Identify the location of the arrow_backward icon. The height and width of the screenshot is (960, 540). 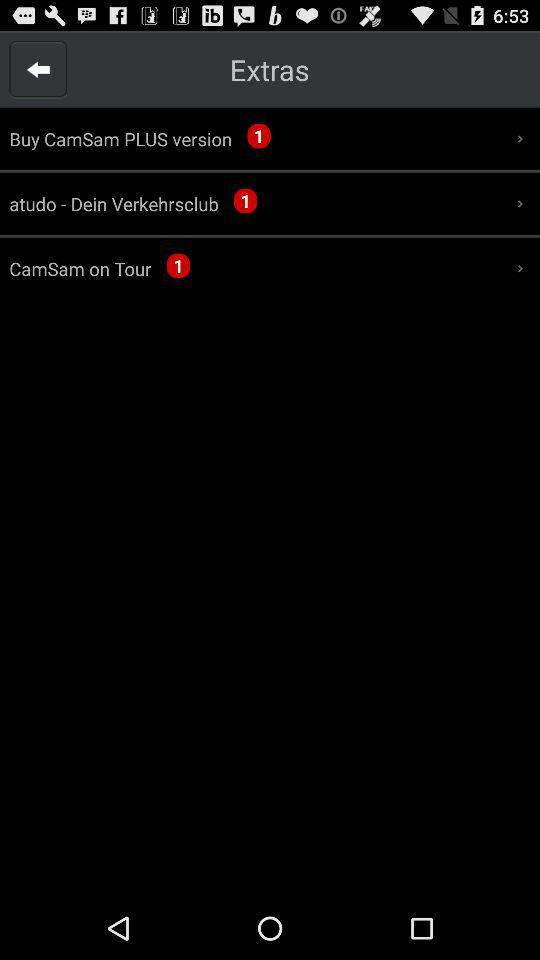
(38, 74).